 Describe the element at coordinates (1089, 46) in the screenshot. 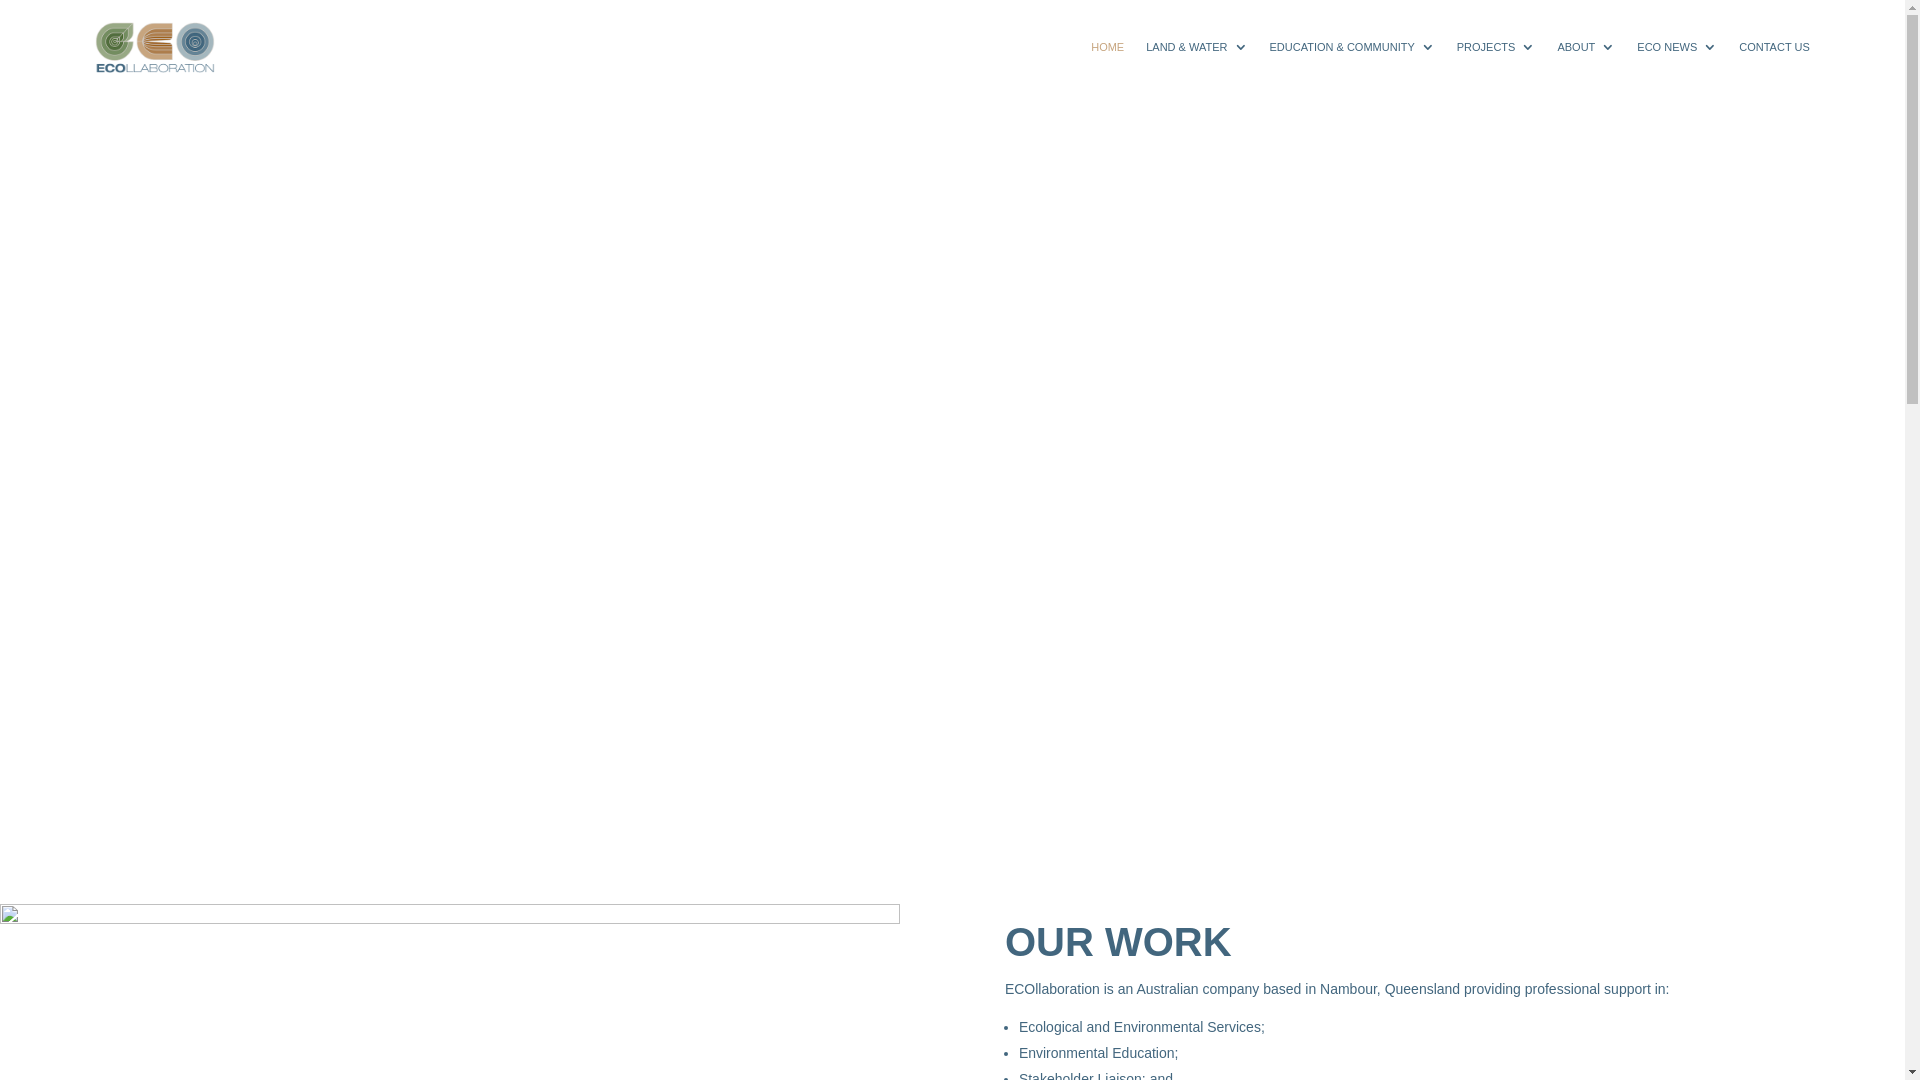

I see `'HOME'` at that location.